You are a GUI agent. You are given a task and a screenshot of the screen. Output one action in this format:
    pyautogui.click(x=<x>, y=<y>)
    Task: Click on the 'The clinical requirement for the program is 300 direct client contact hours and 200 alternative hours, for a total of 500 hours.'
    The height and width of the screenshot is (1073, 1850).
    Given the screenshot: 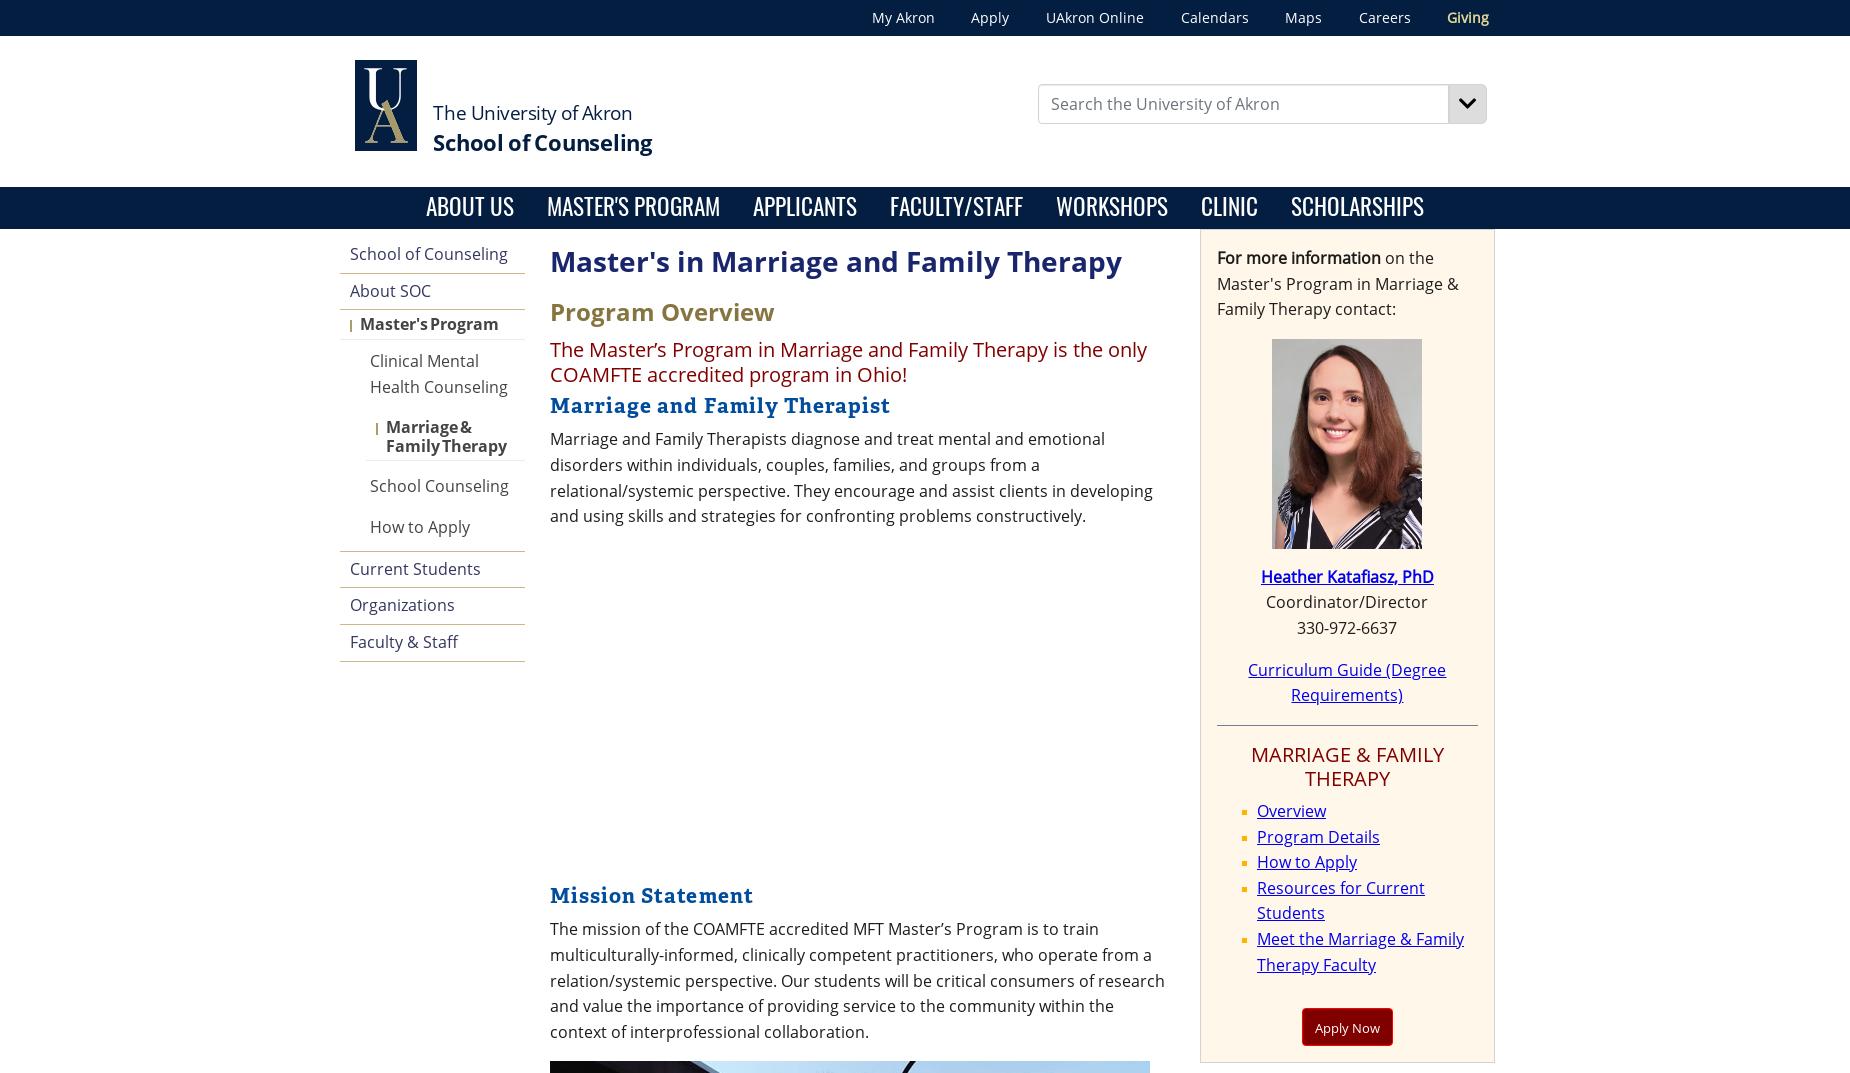 What is the action you would take?
    pyautogui.click(x=869, y=580)
    